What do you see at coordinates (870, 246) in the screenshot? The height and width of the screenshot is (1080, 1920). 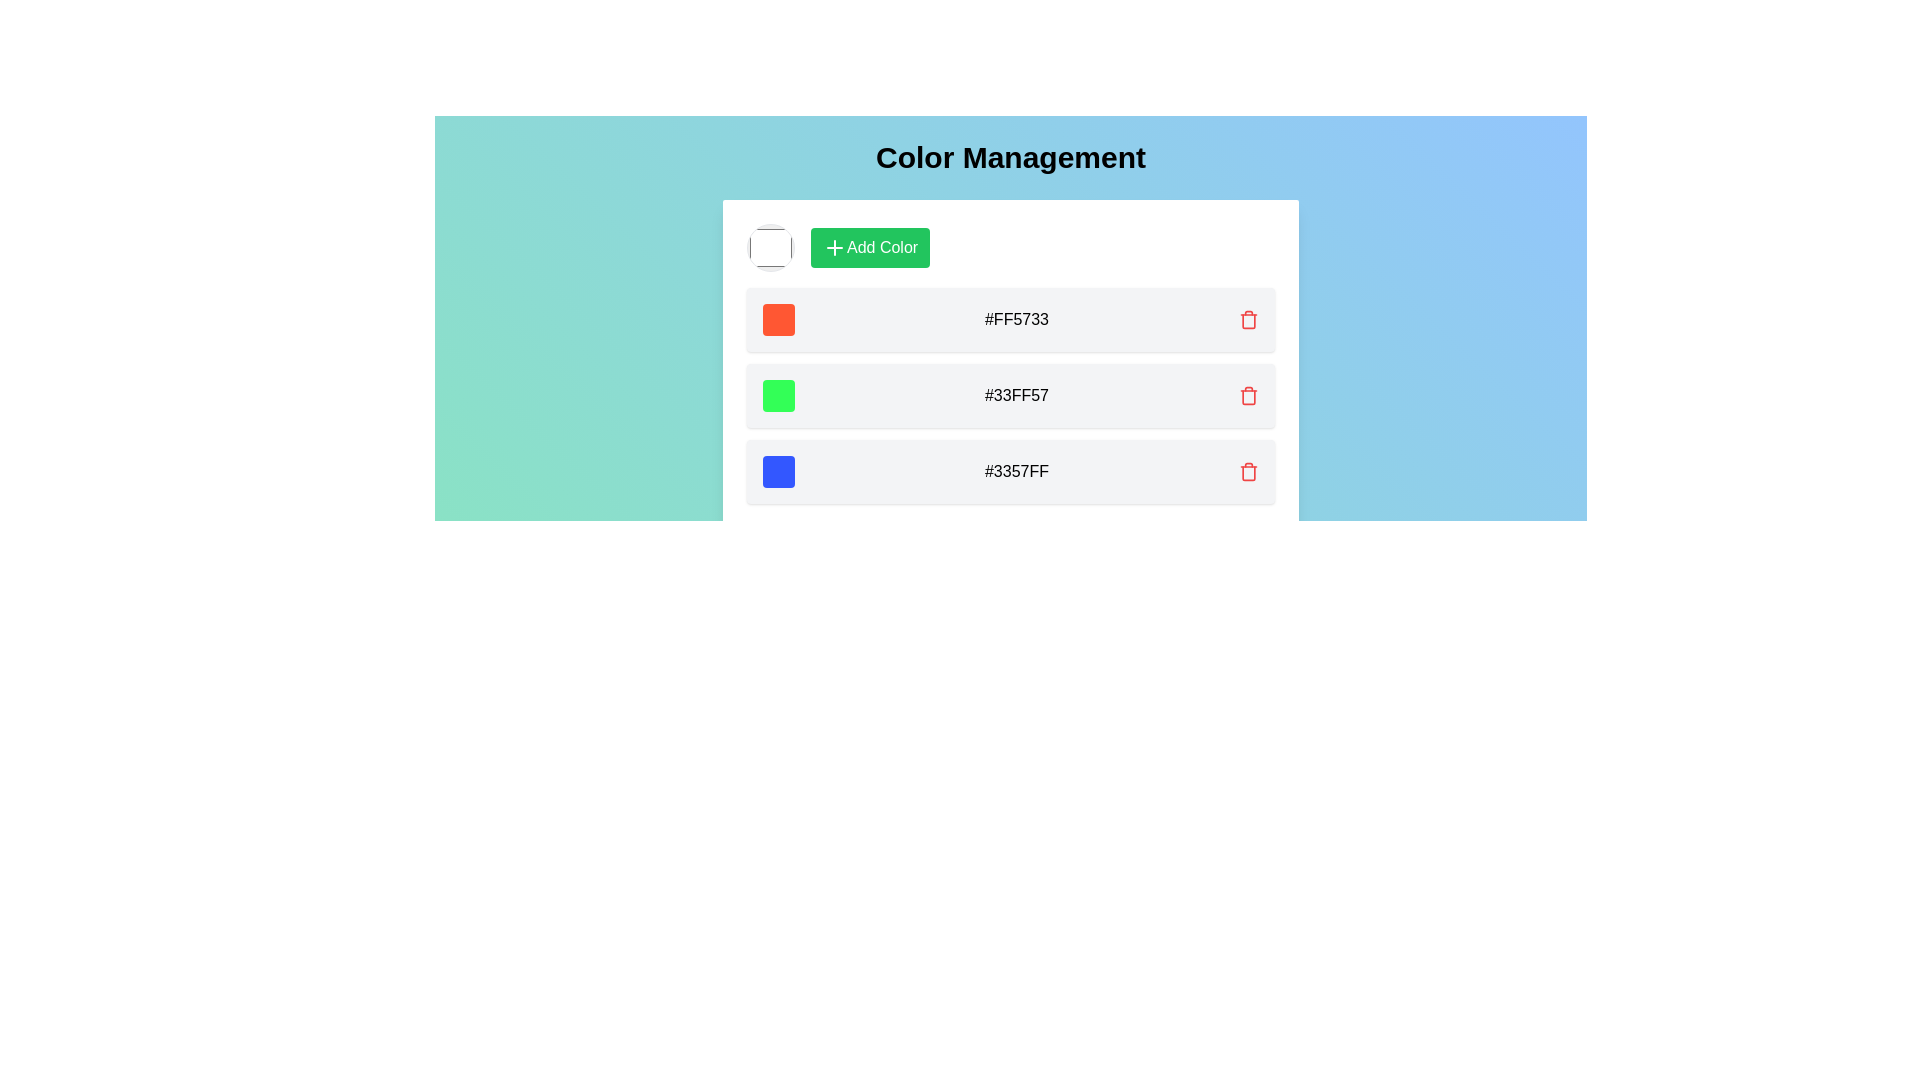 I see `the green 'Add Color' button with rounded edges, which features a white plus sign icon and is located at the top right of the color picker in the card interface` at bounding box center [870, 246].